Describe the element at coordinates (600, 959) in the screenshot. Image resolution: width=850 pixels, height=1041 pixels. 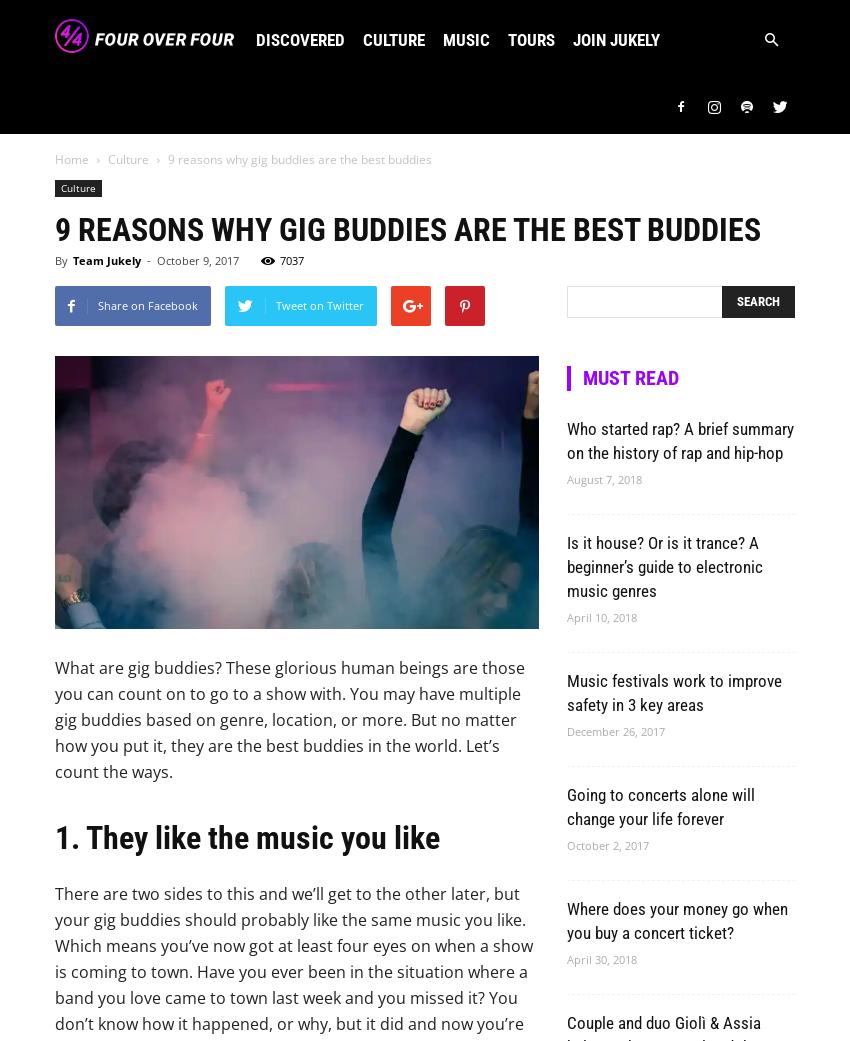
I see `'April 30, 2018'` at that location.